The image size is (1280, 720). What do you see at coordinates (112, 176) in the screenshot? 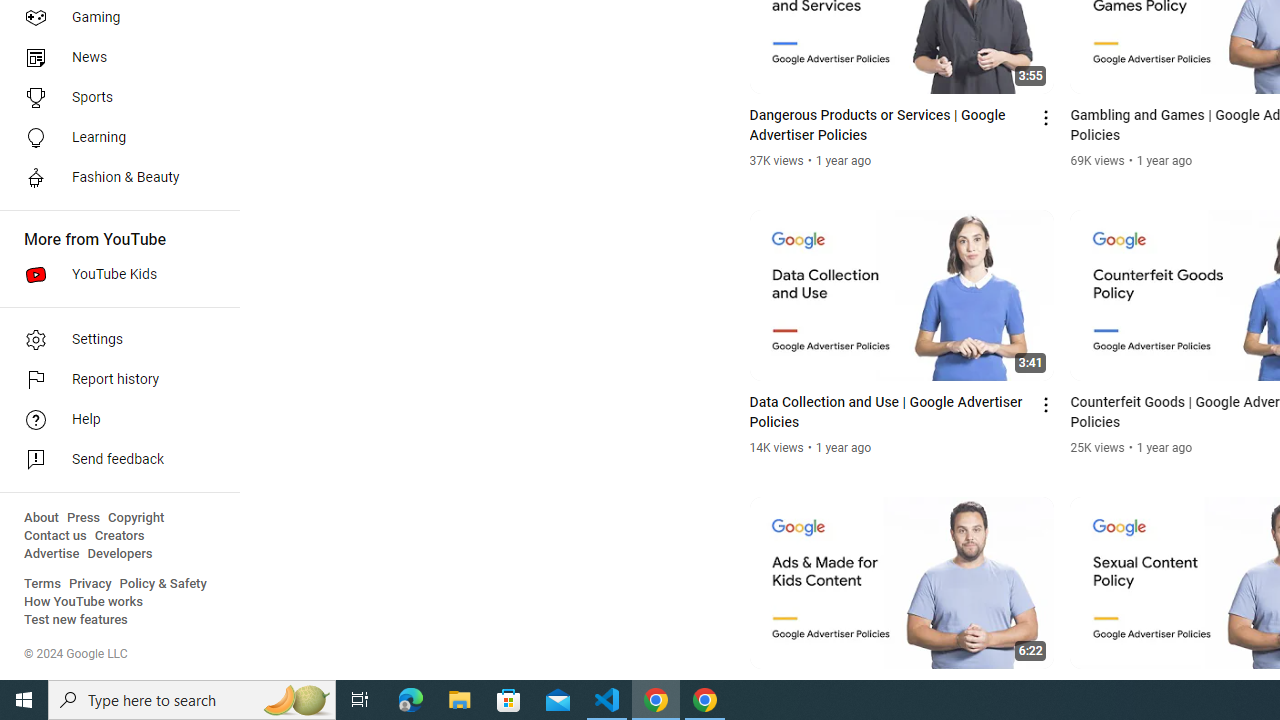
I see `'Fashion & Beauty'` at bounding box center [112, 176].